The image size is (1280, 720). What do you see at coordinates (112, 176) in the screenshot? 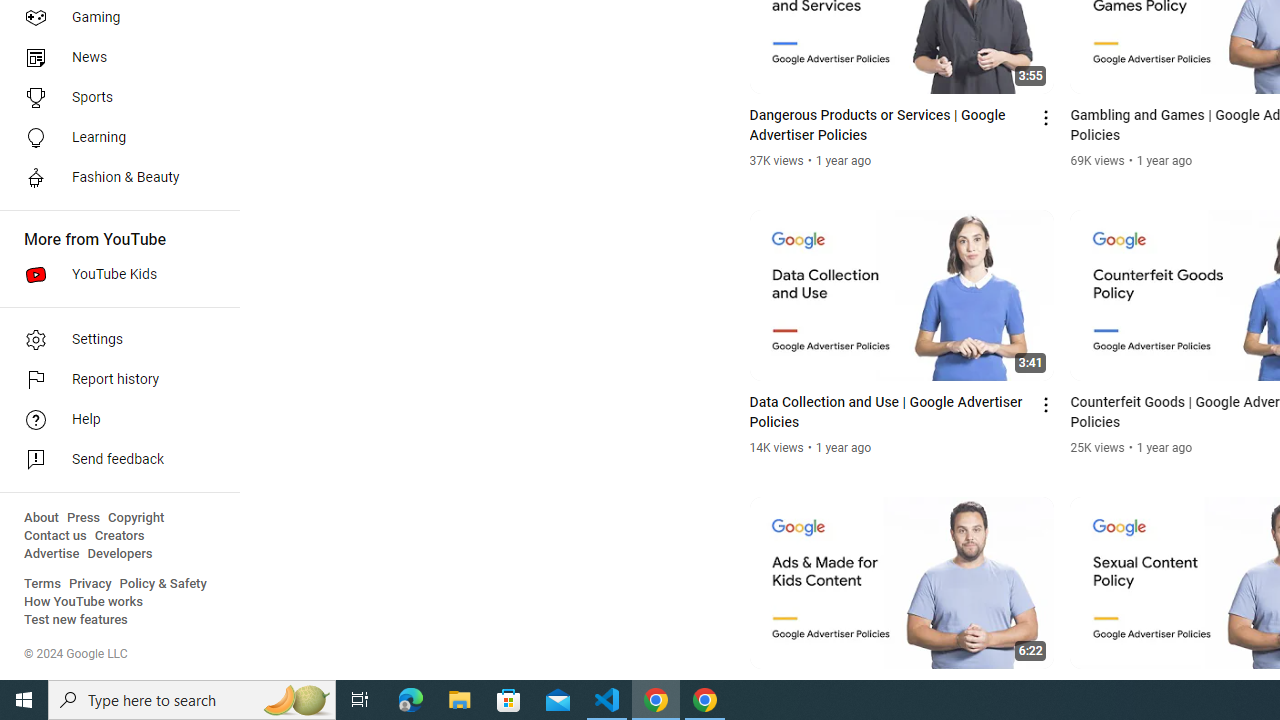
I see `'Fashion & Beauty'` at bounding box center [112, 176].